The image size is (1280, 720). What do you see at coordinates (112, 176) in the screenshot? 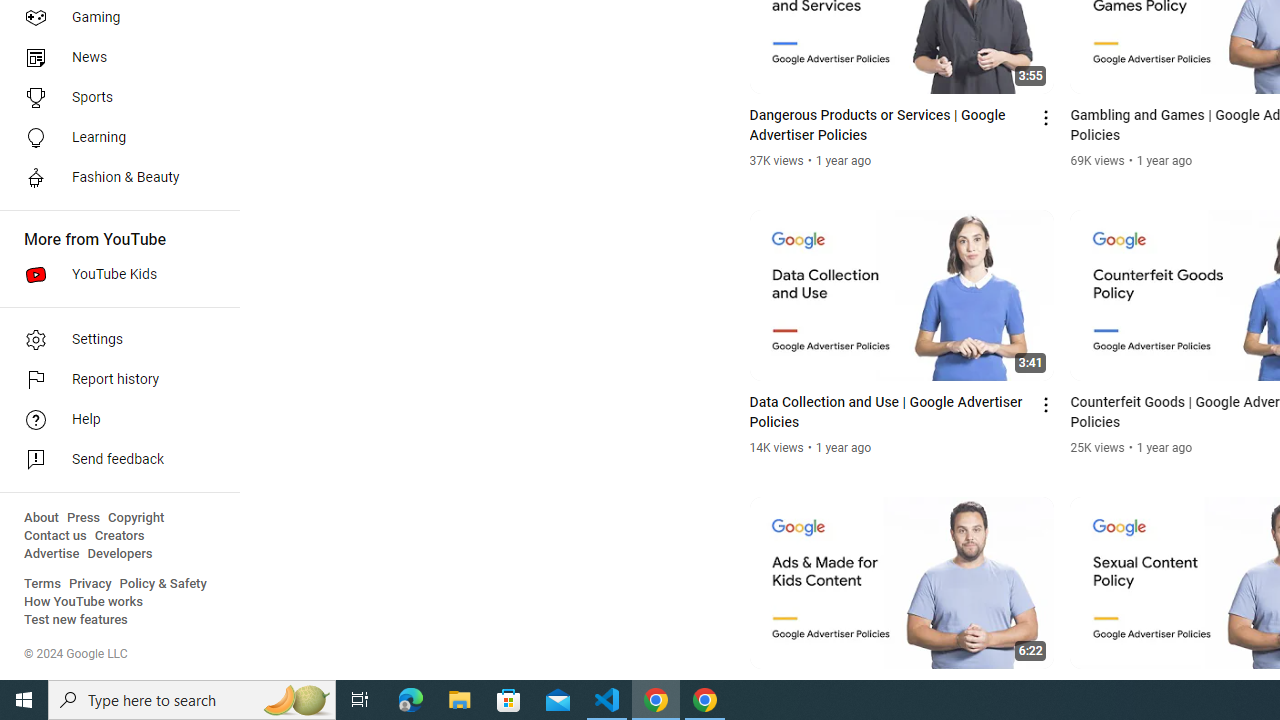
I see `'Fashion & Beauty'` at bounding box center [112, 176].